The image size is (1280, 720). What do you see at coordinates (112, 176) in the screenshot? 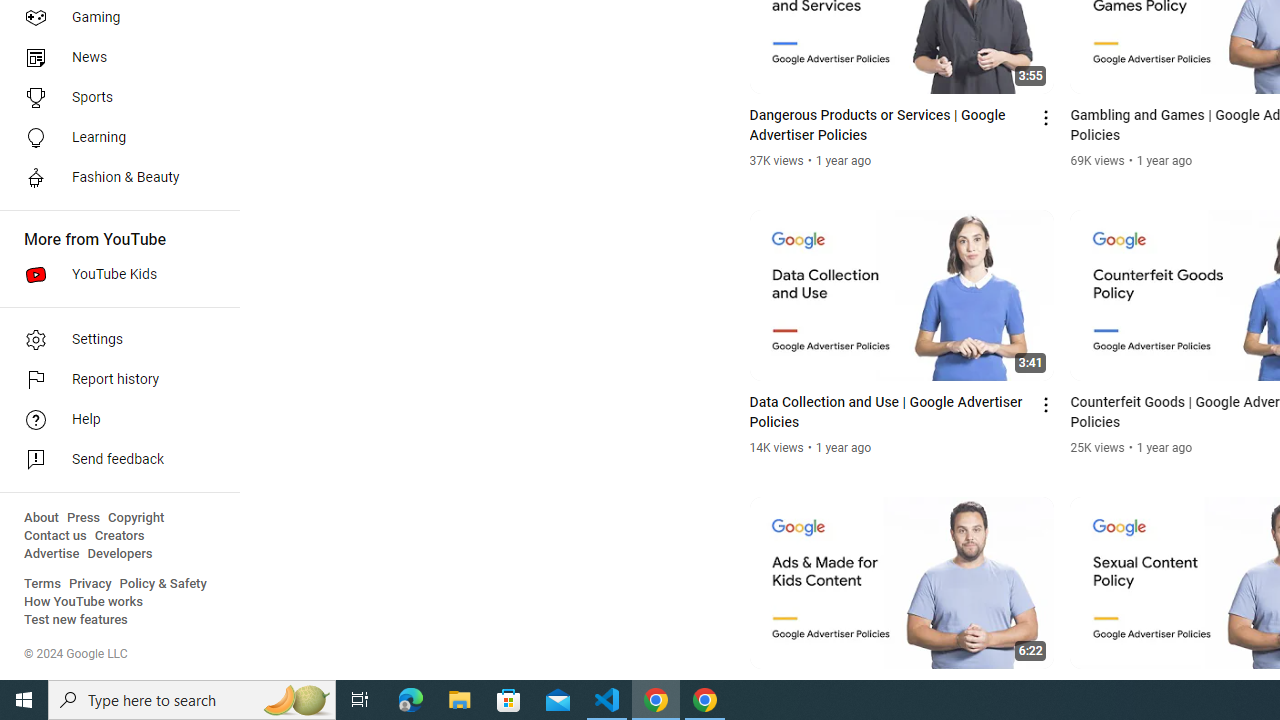
I see `'Fashion & Beauty'` at bounding box center [112, 176].